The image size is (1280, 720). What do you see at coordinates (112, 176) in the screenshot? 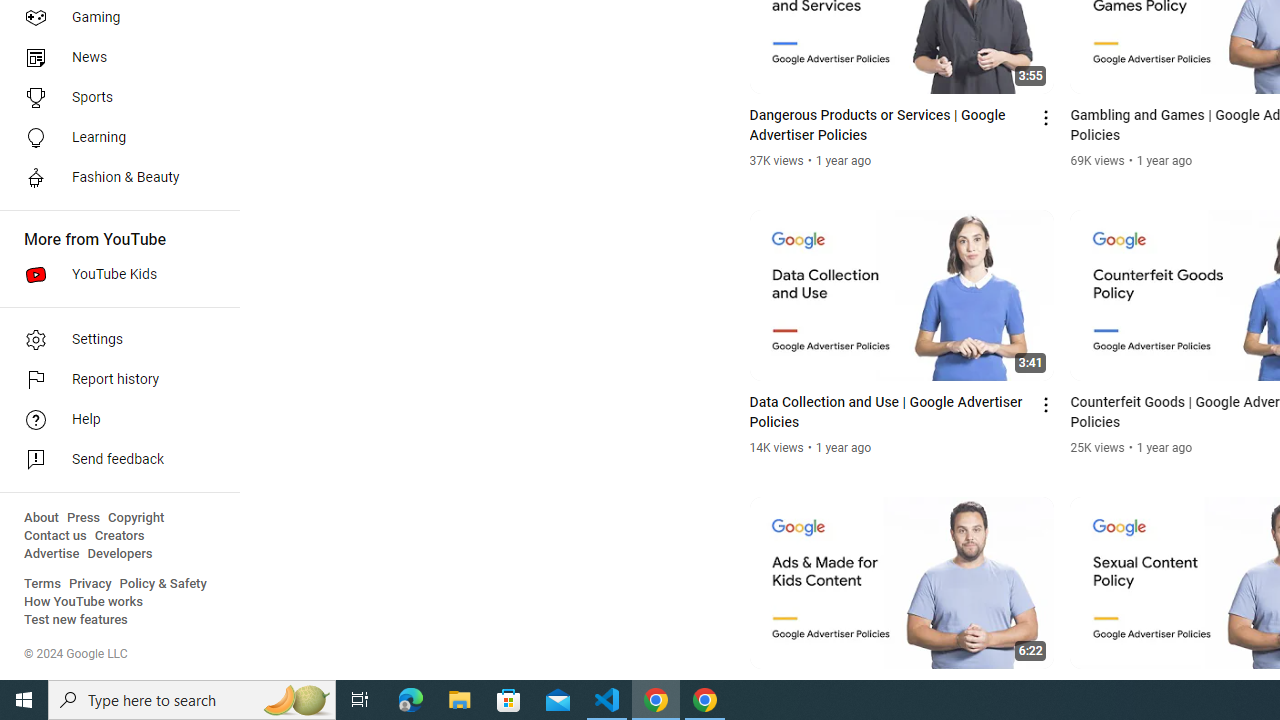
I see `'Fashion & Beauty'` at bounding box center [112, 176].